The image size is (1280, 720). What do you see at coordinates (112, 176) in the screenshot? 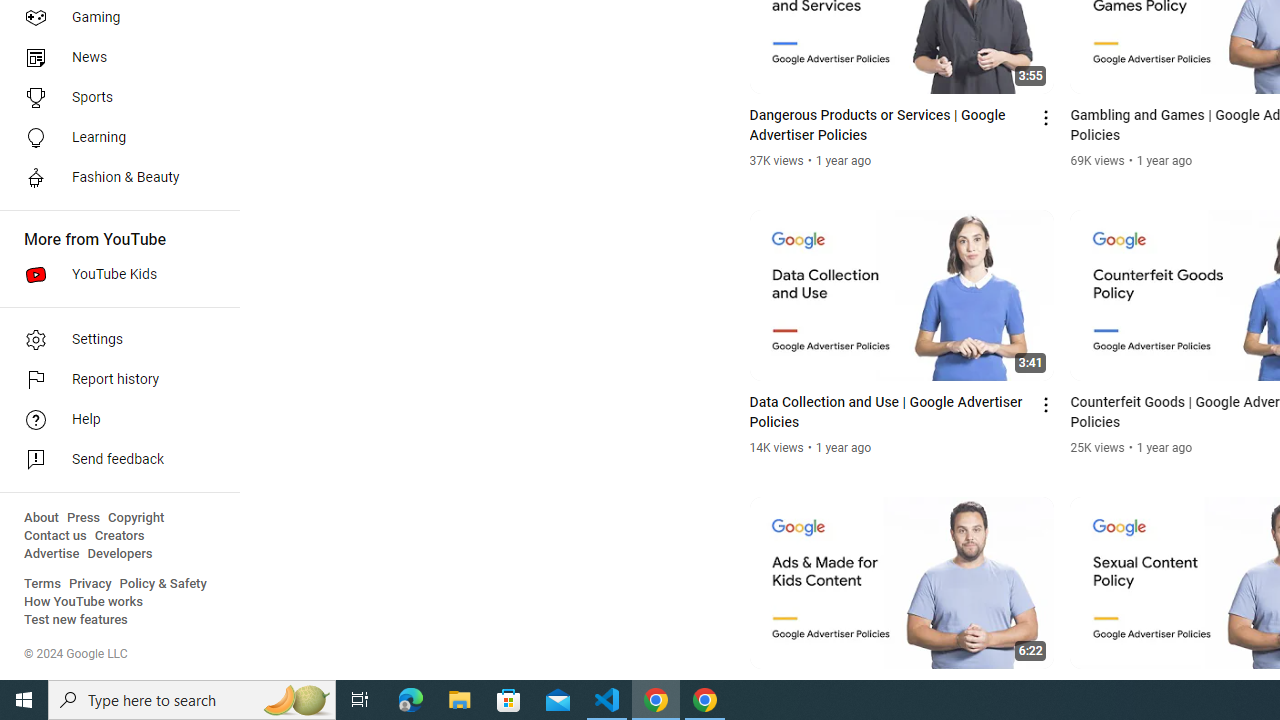
I see `'Fashion & Beauty'` at bounding box center [112, 176].